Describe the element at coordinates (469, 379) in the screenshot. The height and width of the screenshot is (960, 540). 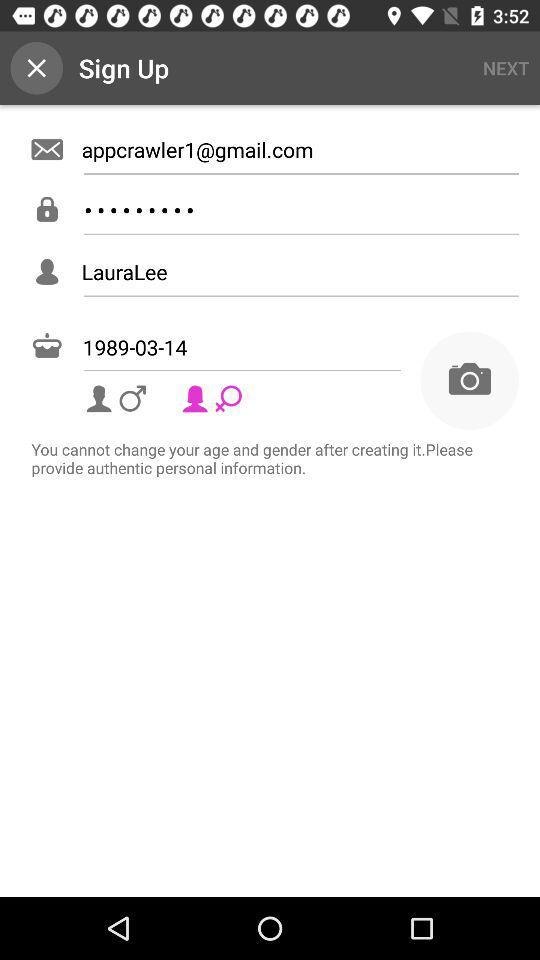
I see `the photo icon` at that location.